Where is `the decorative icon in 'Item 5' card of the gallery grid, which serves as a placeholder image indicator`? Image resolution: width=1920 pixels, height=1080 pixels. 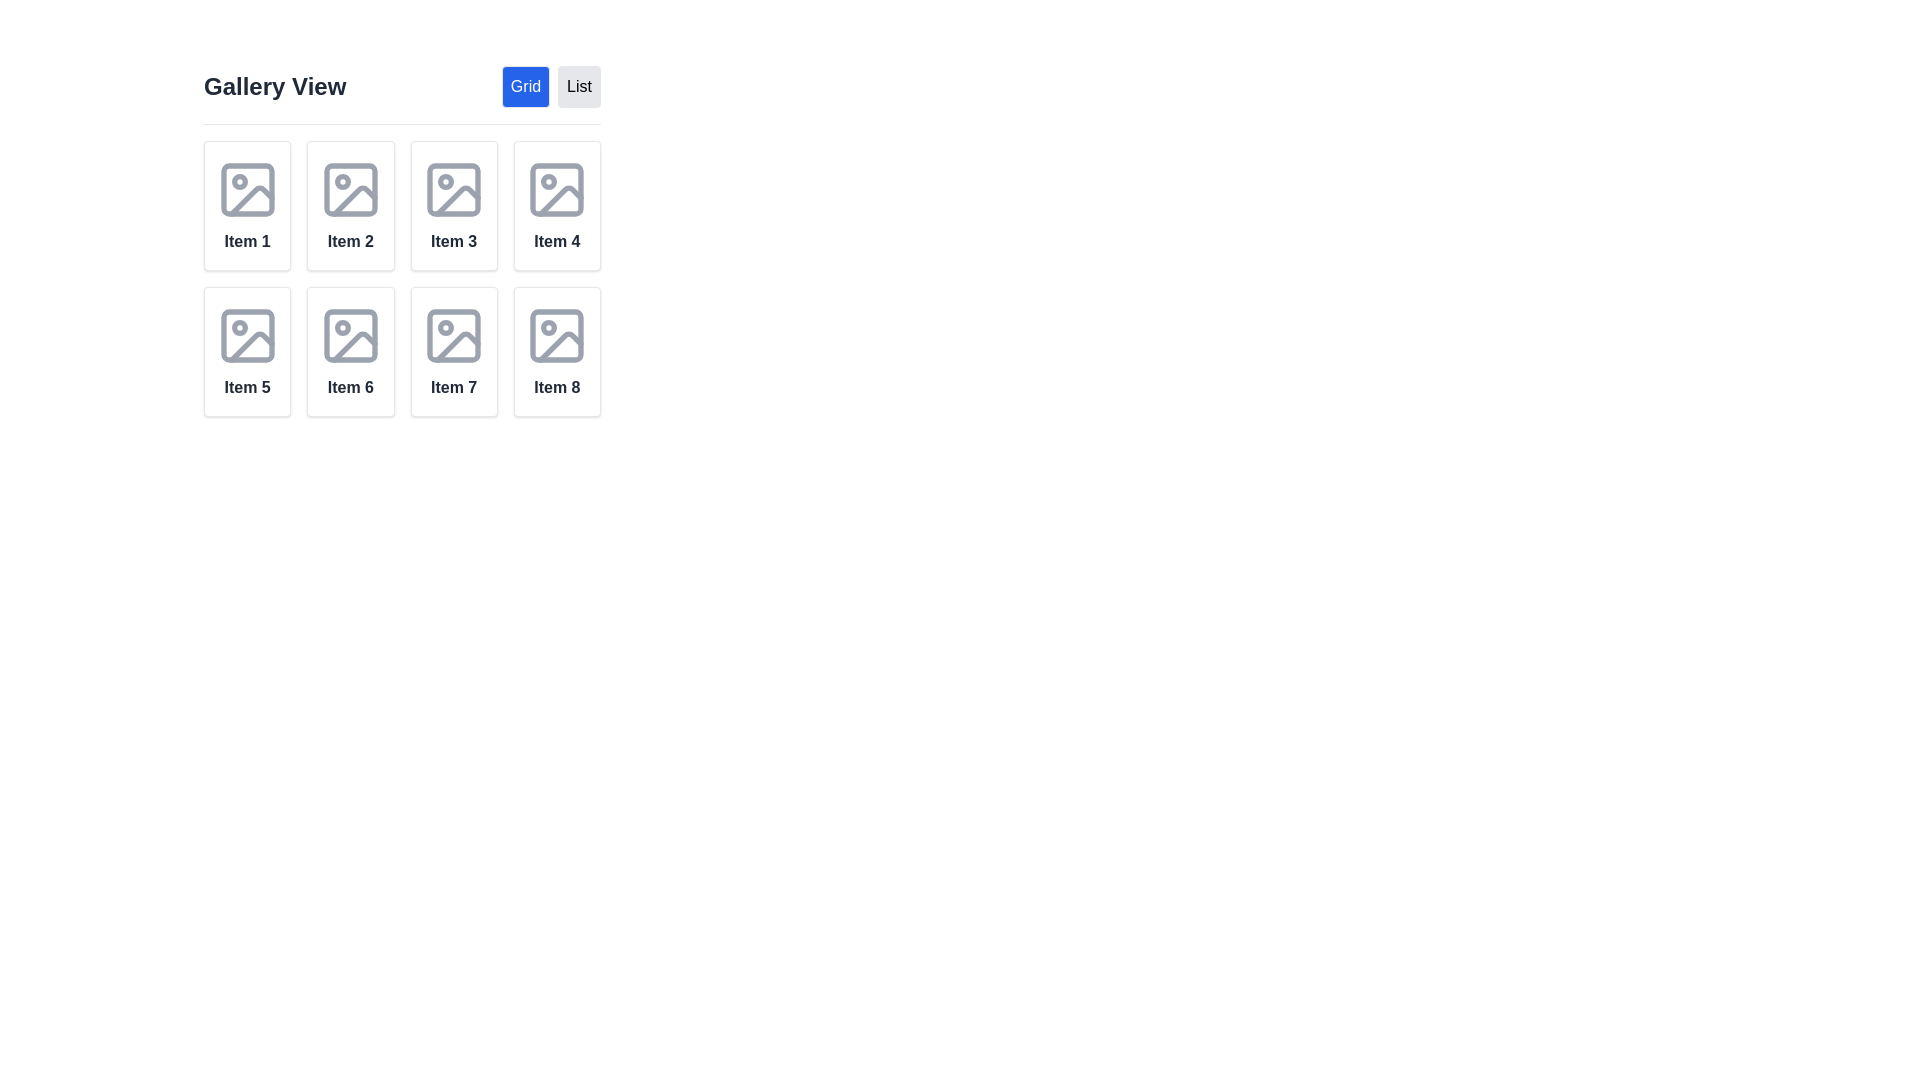
the decorative icon in 'Item 5' card of the gallery grid, which serves as a placeholder image indicator is located at coordinates (250, 346).